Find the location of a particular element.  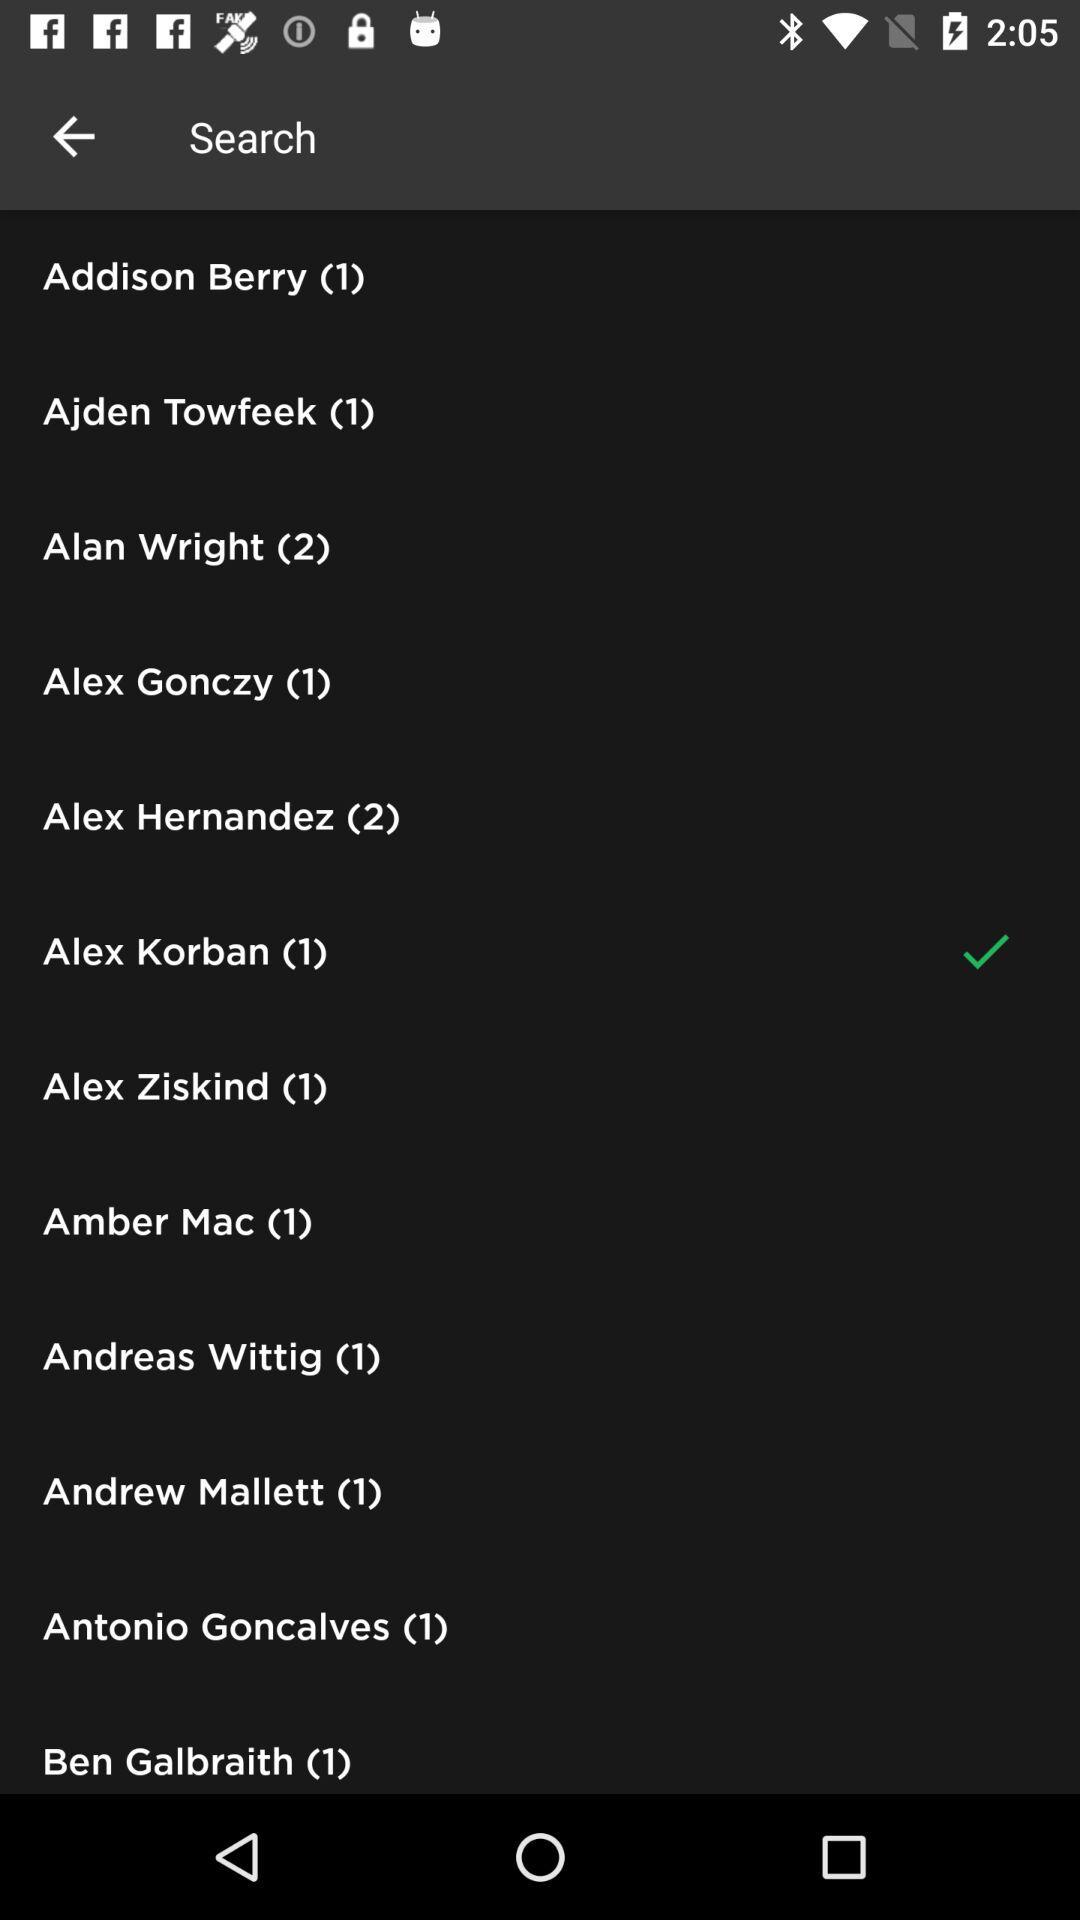

the icon above the addison berry (1) icon is located at coordinates (72, 135).